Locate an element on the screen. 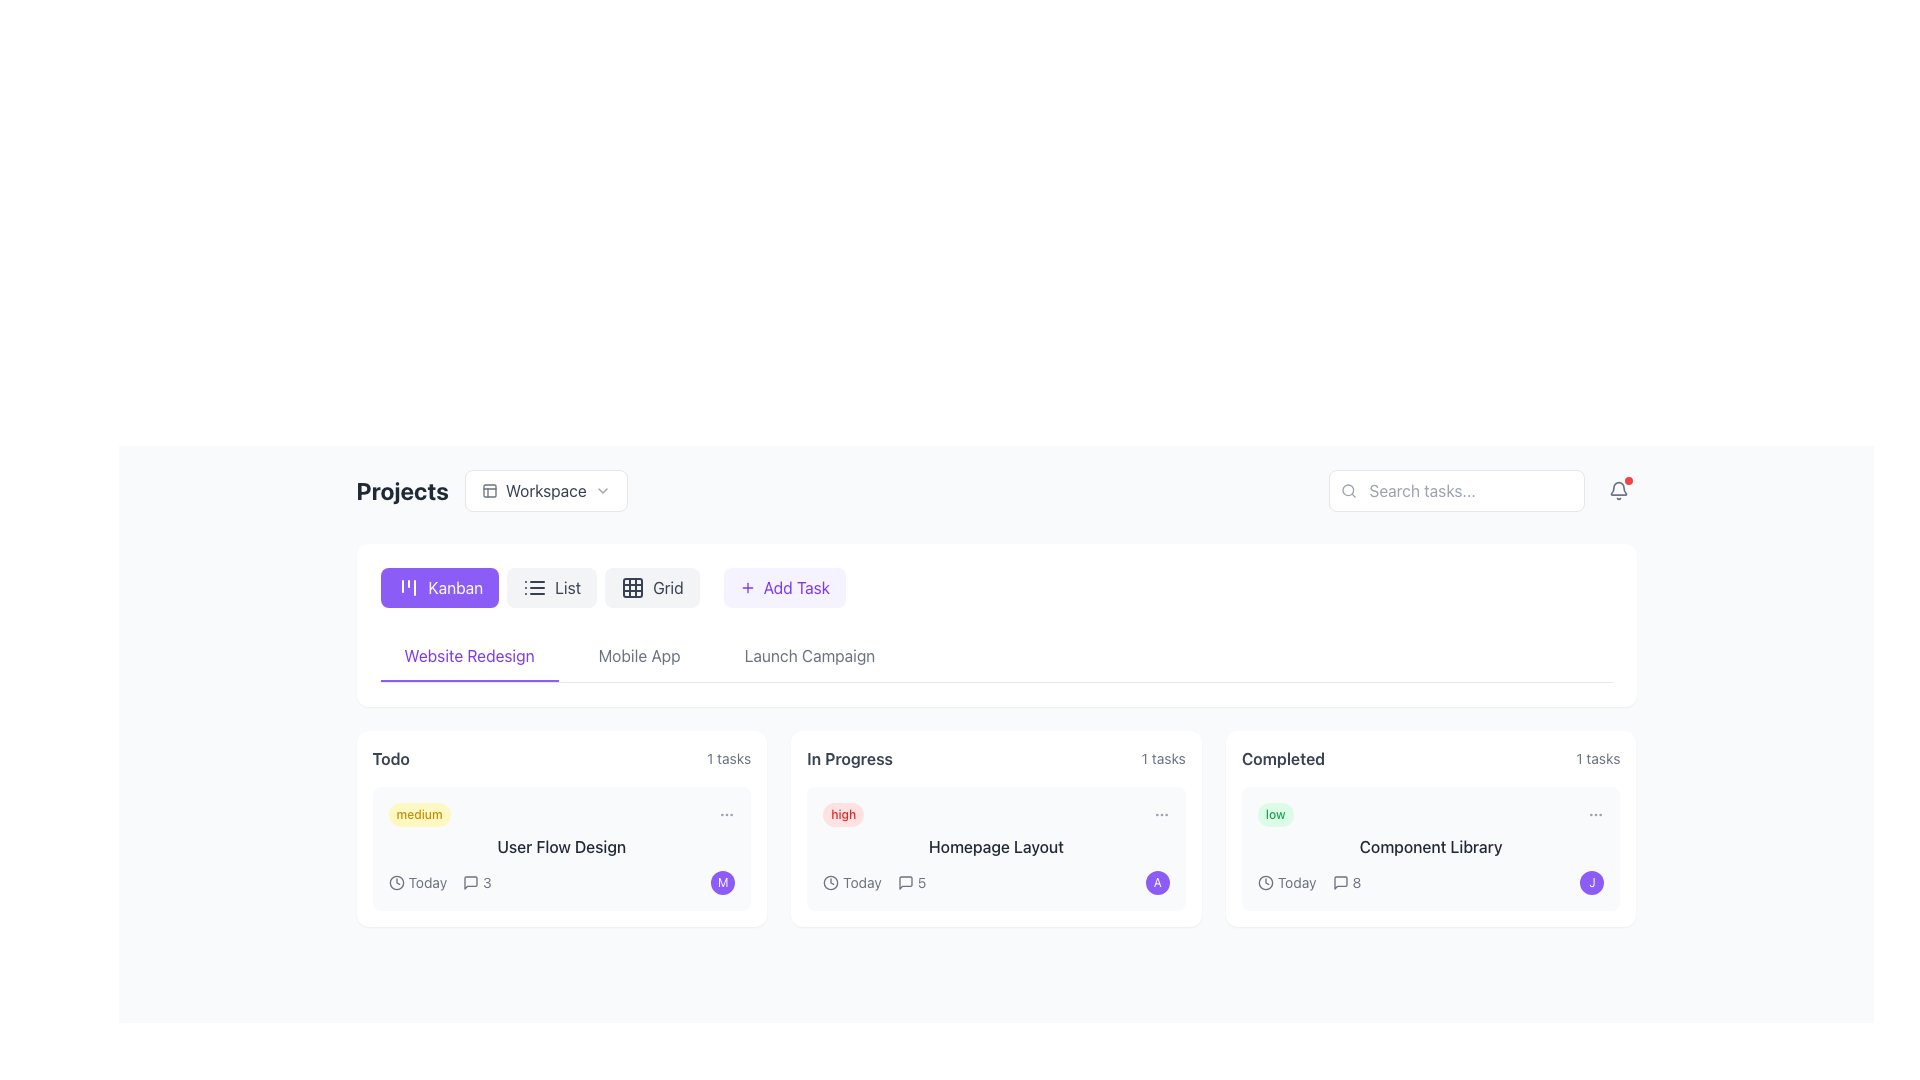 This screenshot has height=1080, width=1920. the text of the title or identifier for a task in the 'In Progress' section of the Kanban board, located just below the 'high' label is located at coordinates (996, 847).